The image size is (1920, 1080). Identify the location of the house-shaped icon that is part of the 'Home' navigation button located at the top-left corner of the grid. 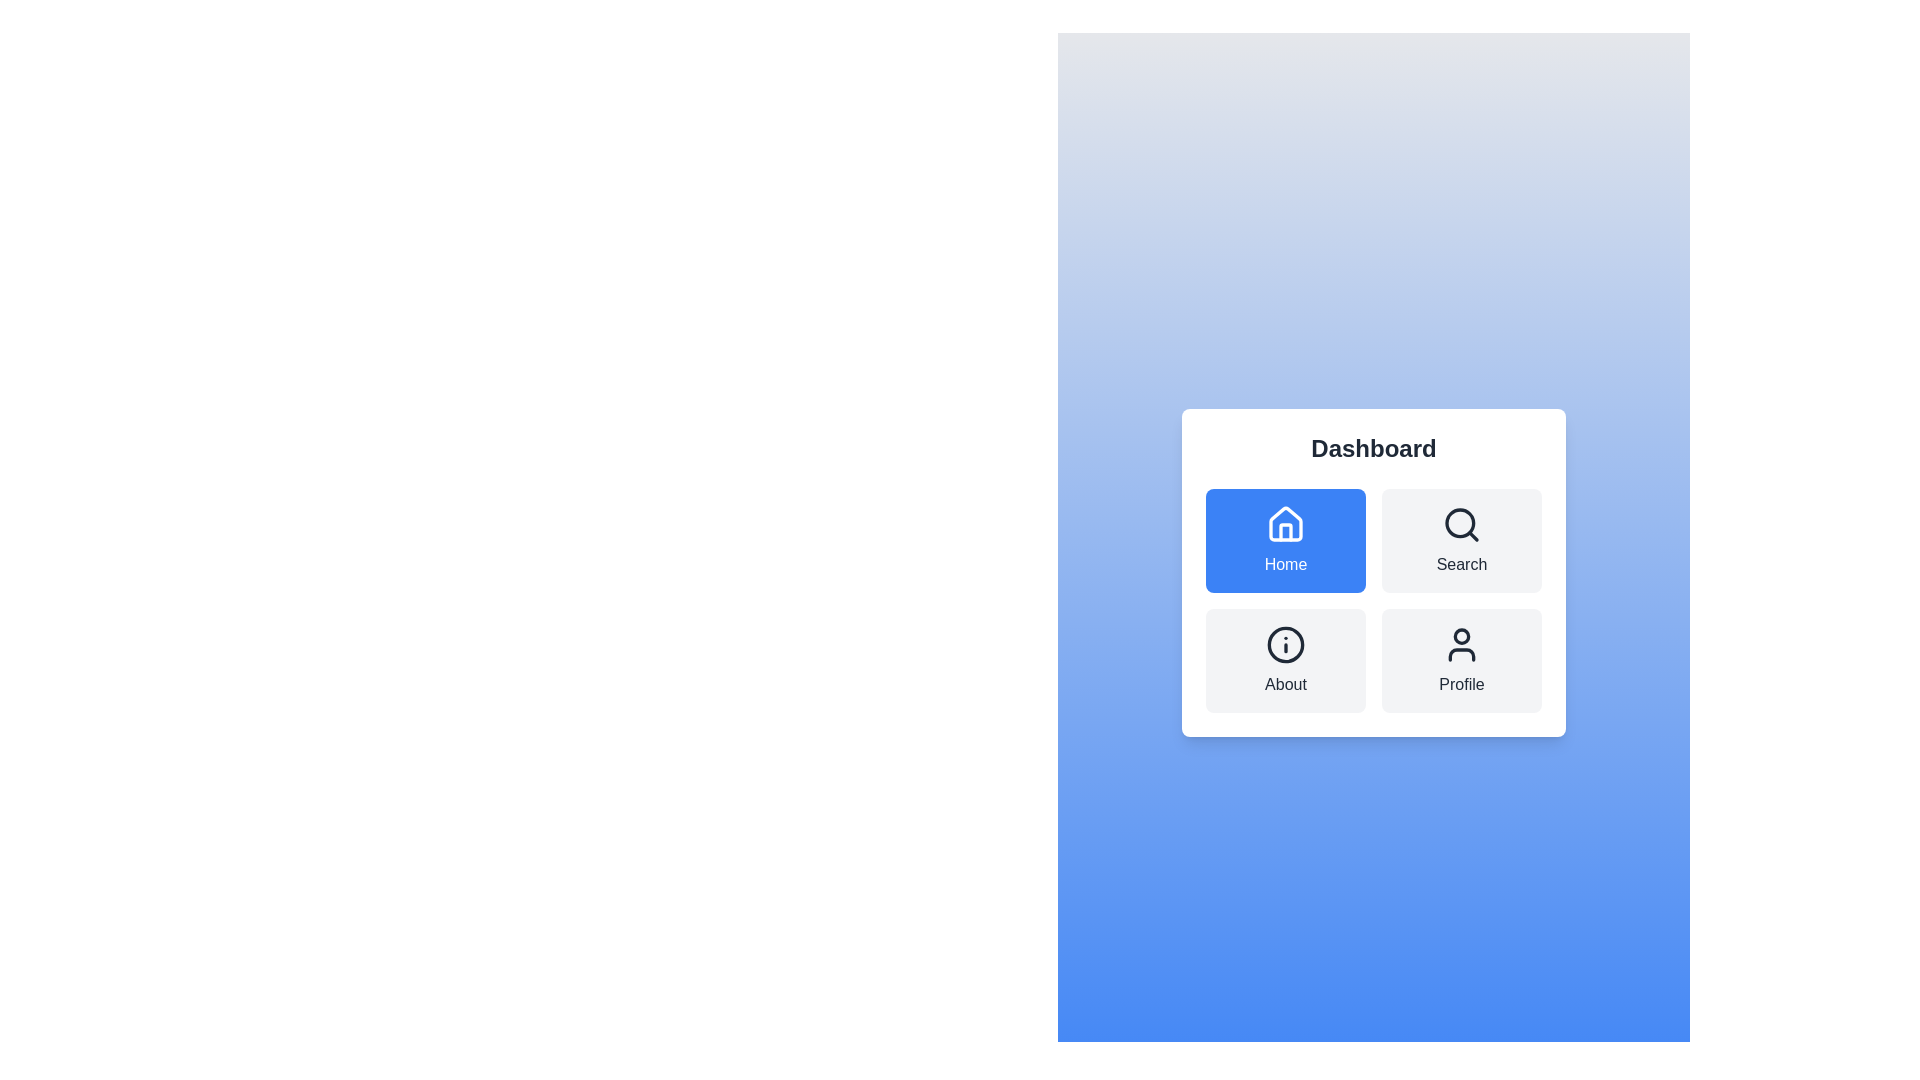
(1286, 523).